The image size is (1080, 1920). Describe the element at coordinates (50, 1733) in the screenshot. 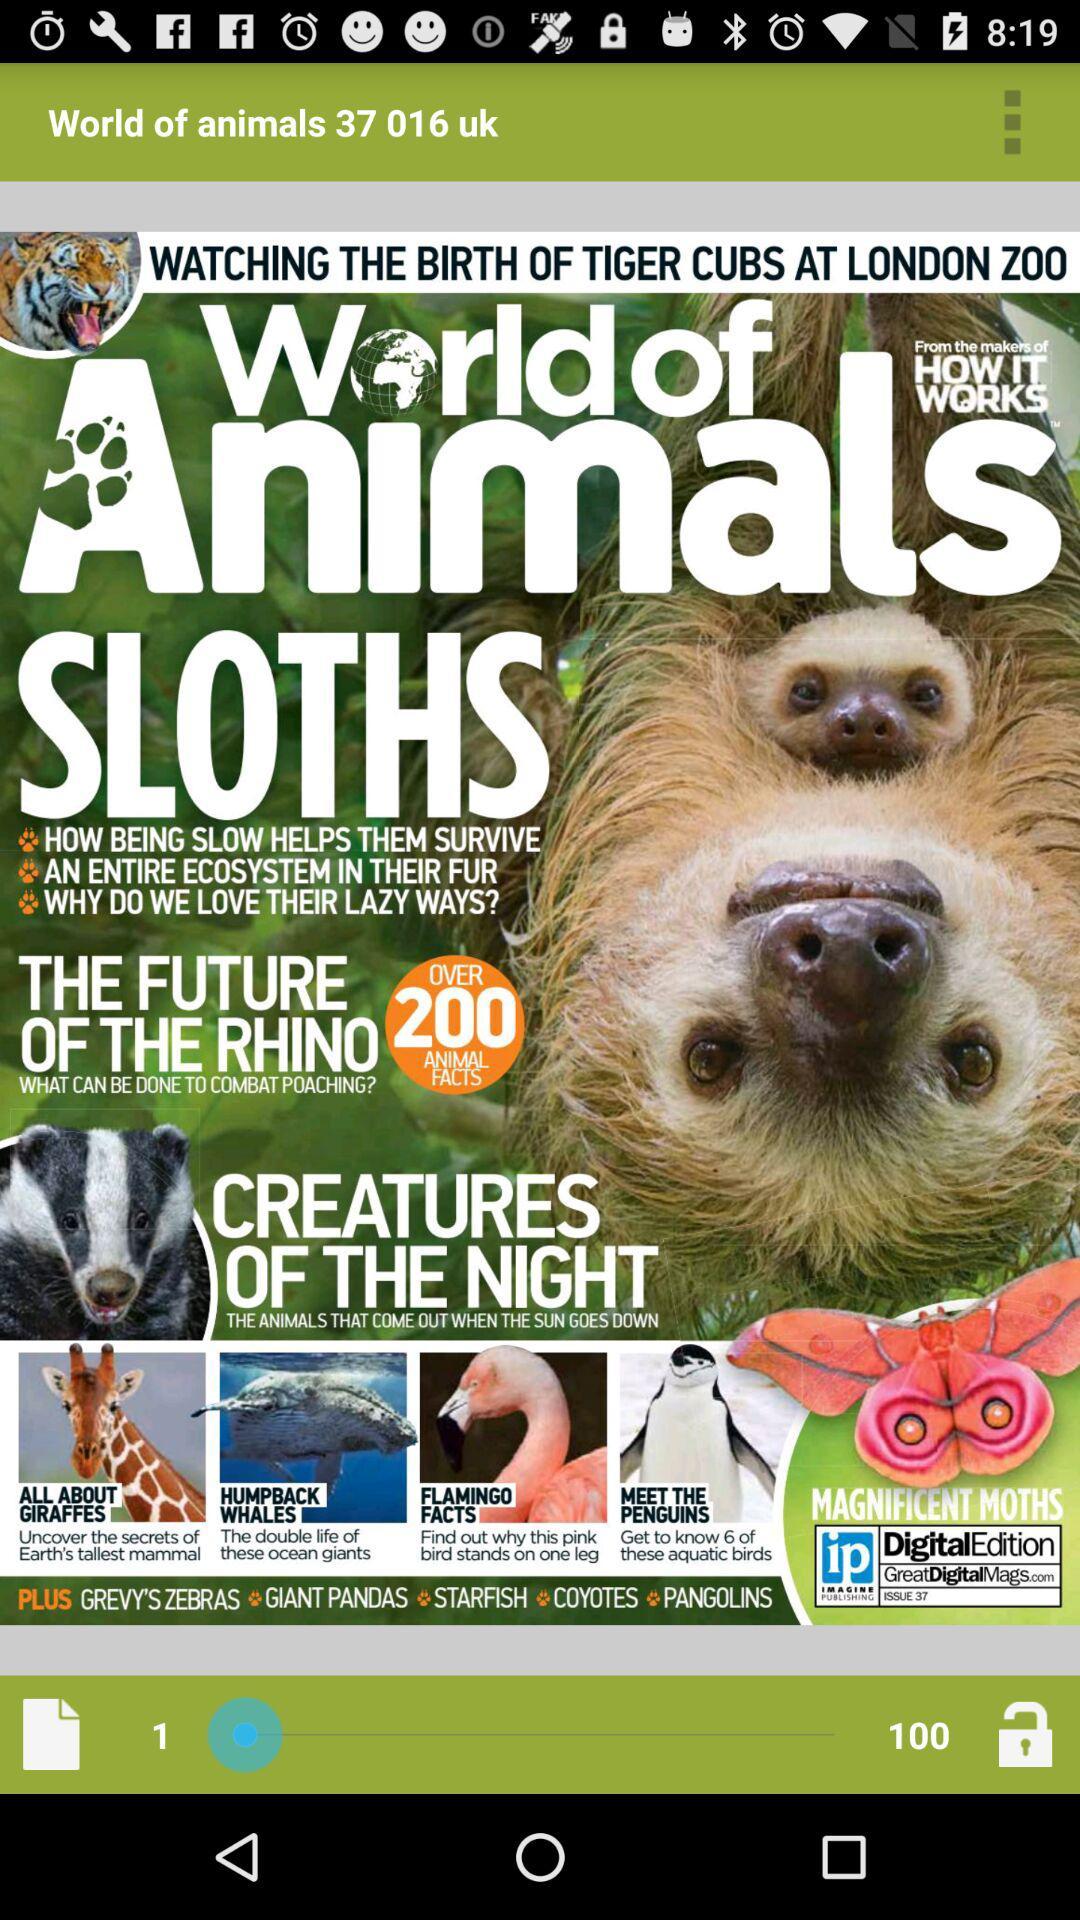

I see `new page` at that location.